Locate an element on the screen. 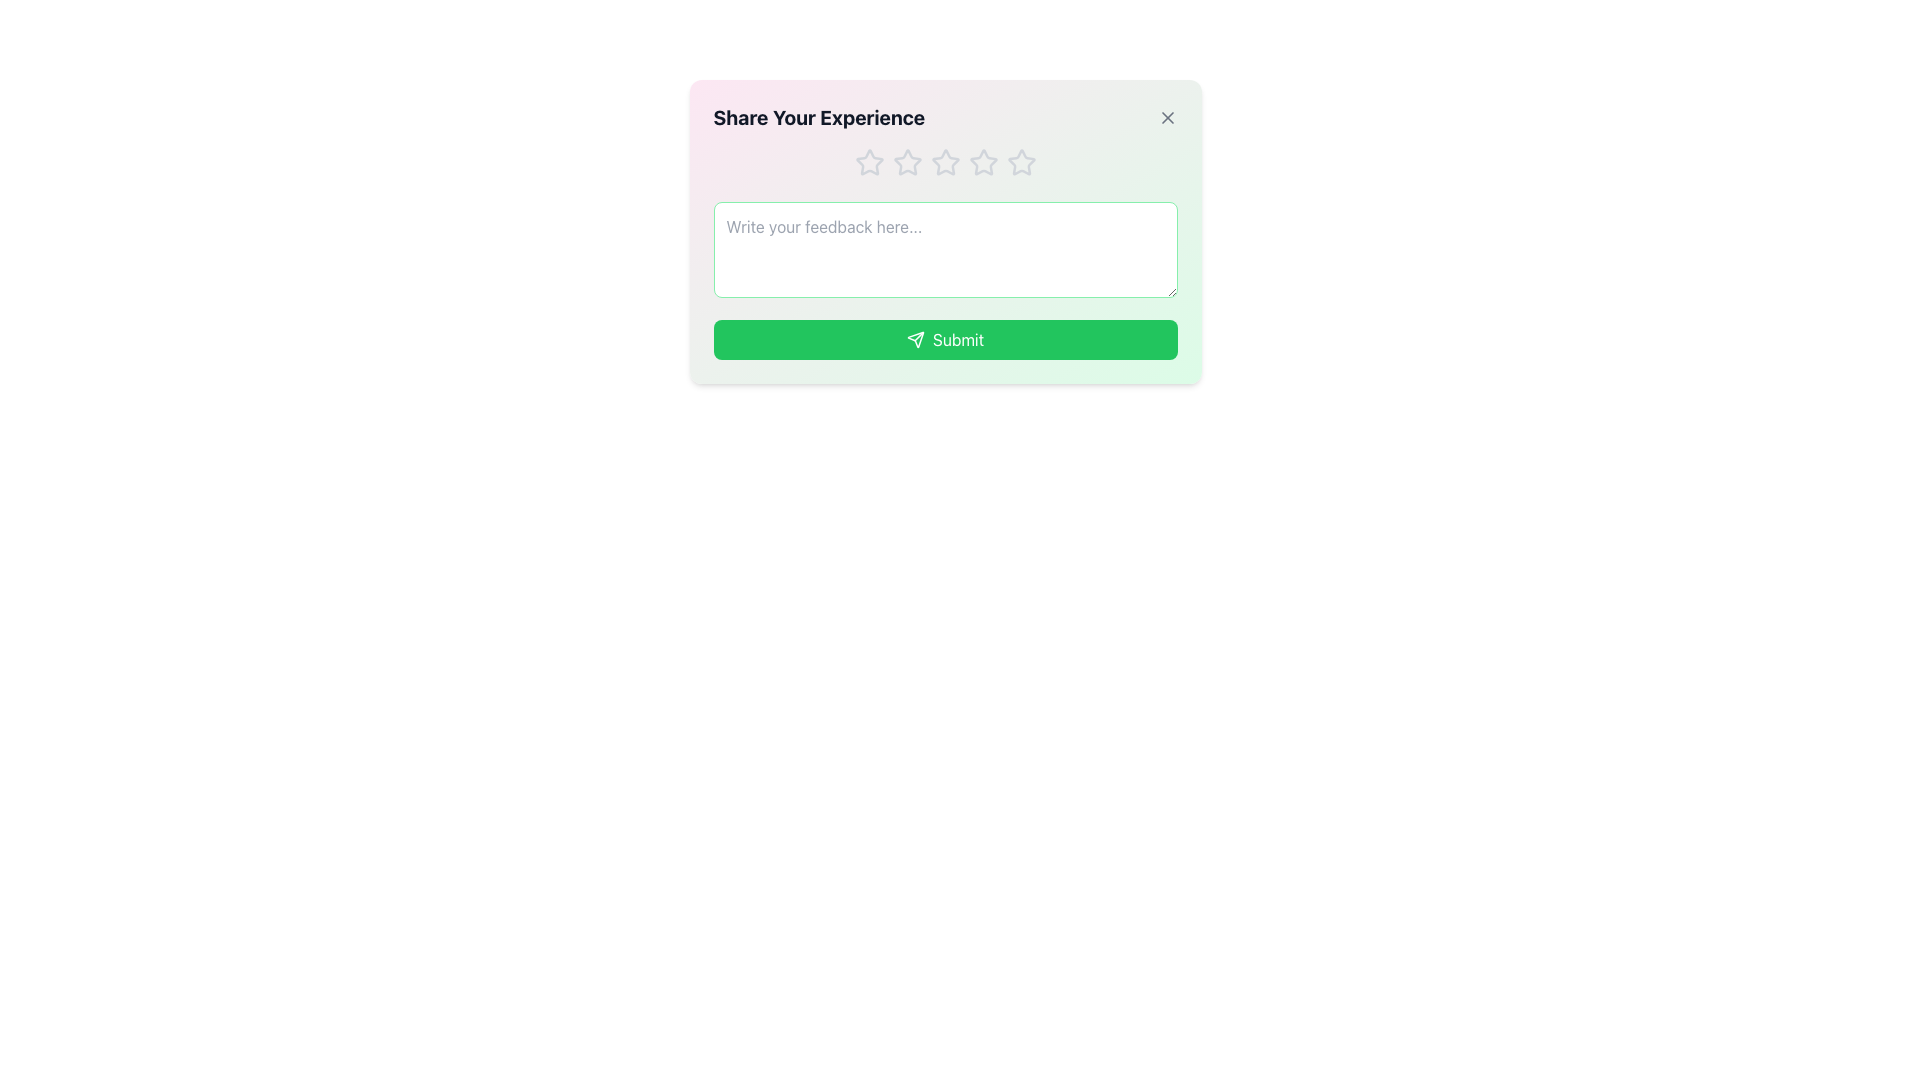  the close button represented as a small cross ('X') icon located in the upper-right corner of the card titled 'Share Your Experience' is located at coordinates (1167, 118).